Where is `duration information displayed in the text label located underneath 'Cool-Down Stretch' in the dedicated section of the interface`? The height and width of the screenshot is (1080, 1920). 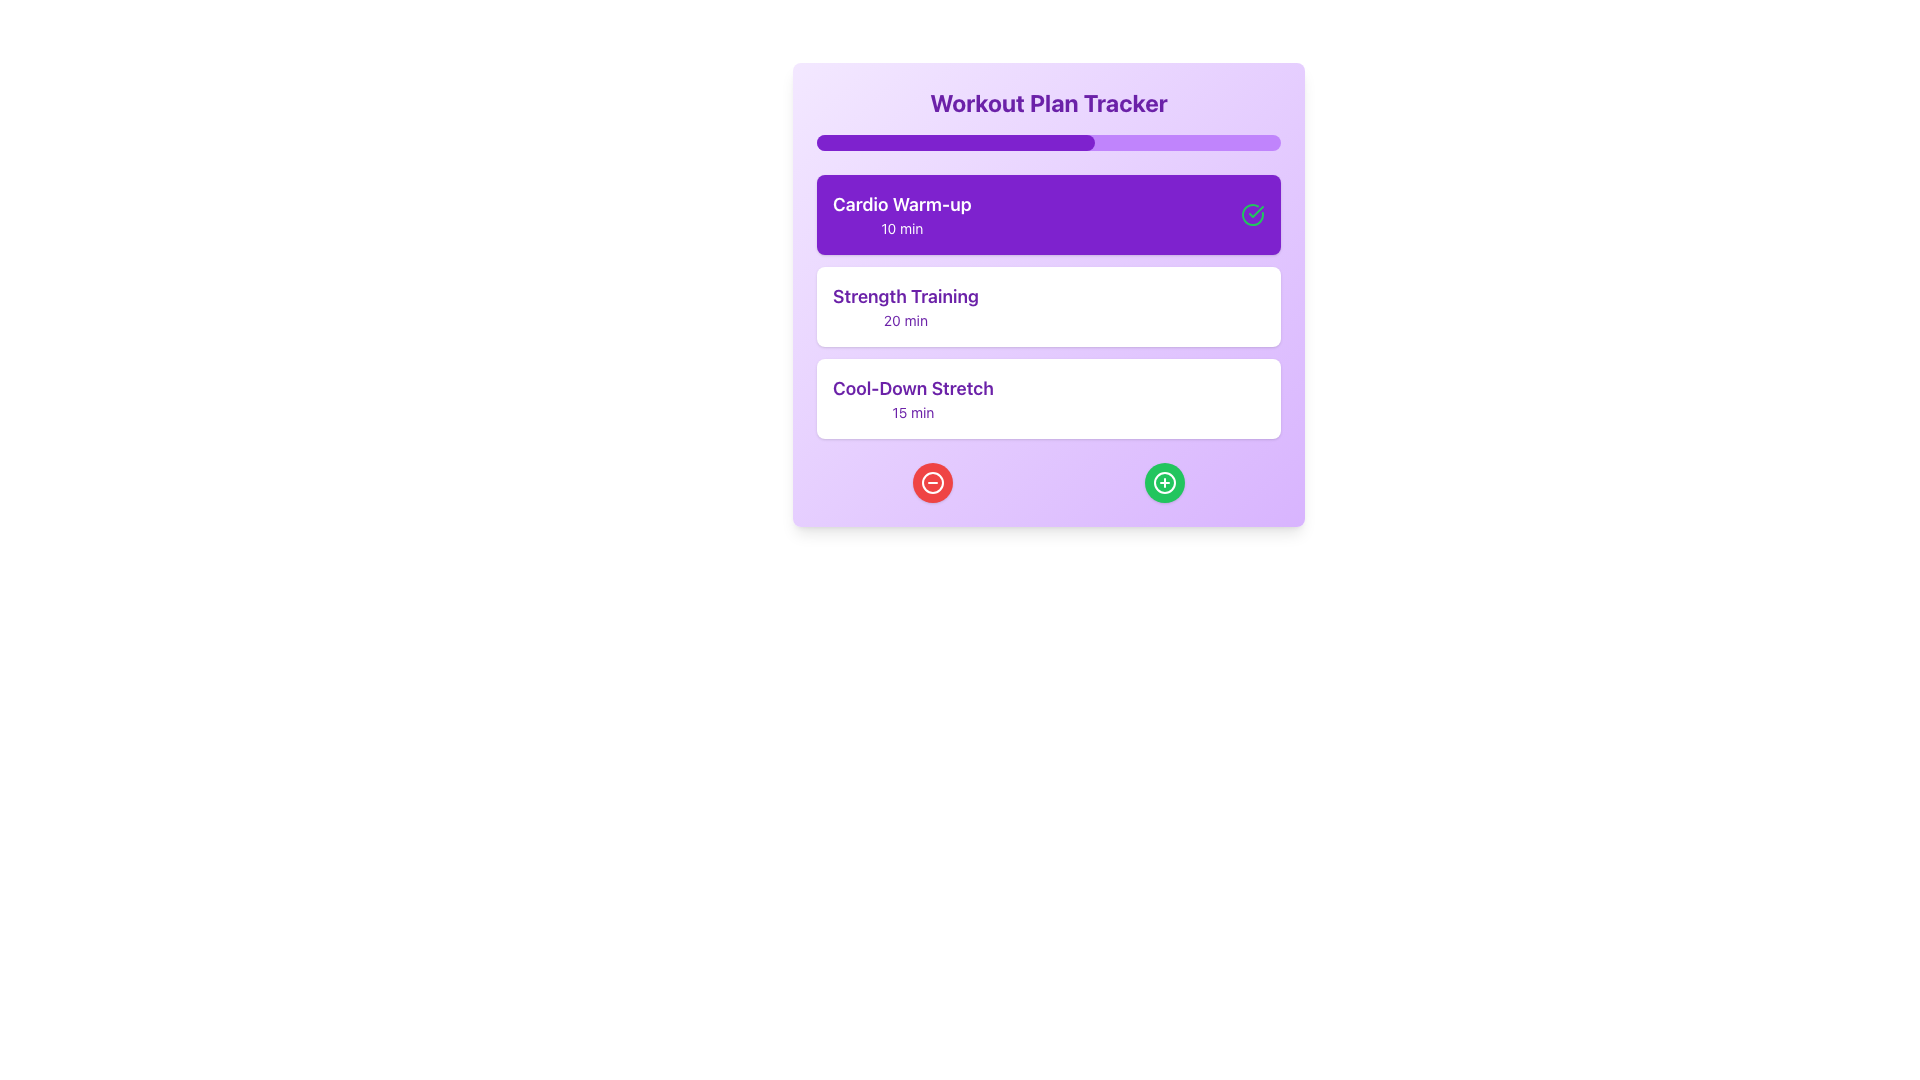
duration information displayed in the text label located underneath 'Cool-Down Stretch' in the dedicated section of the interface is located at coordinates (912, 411).